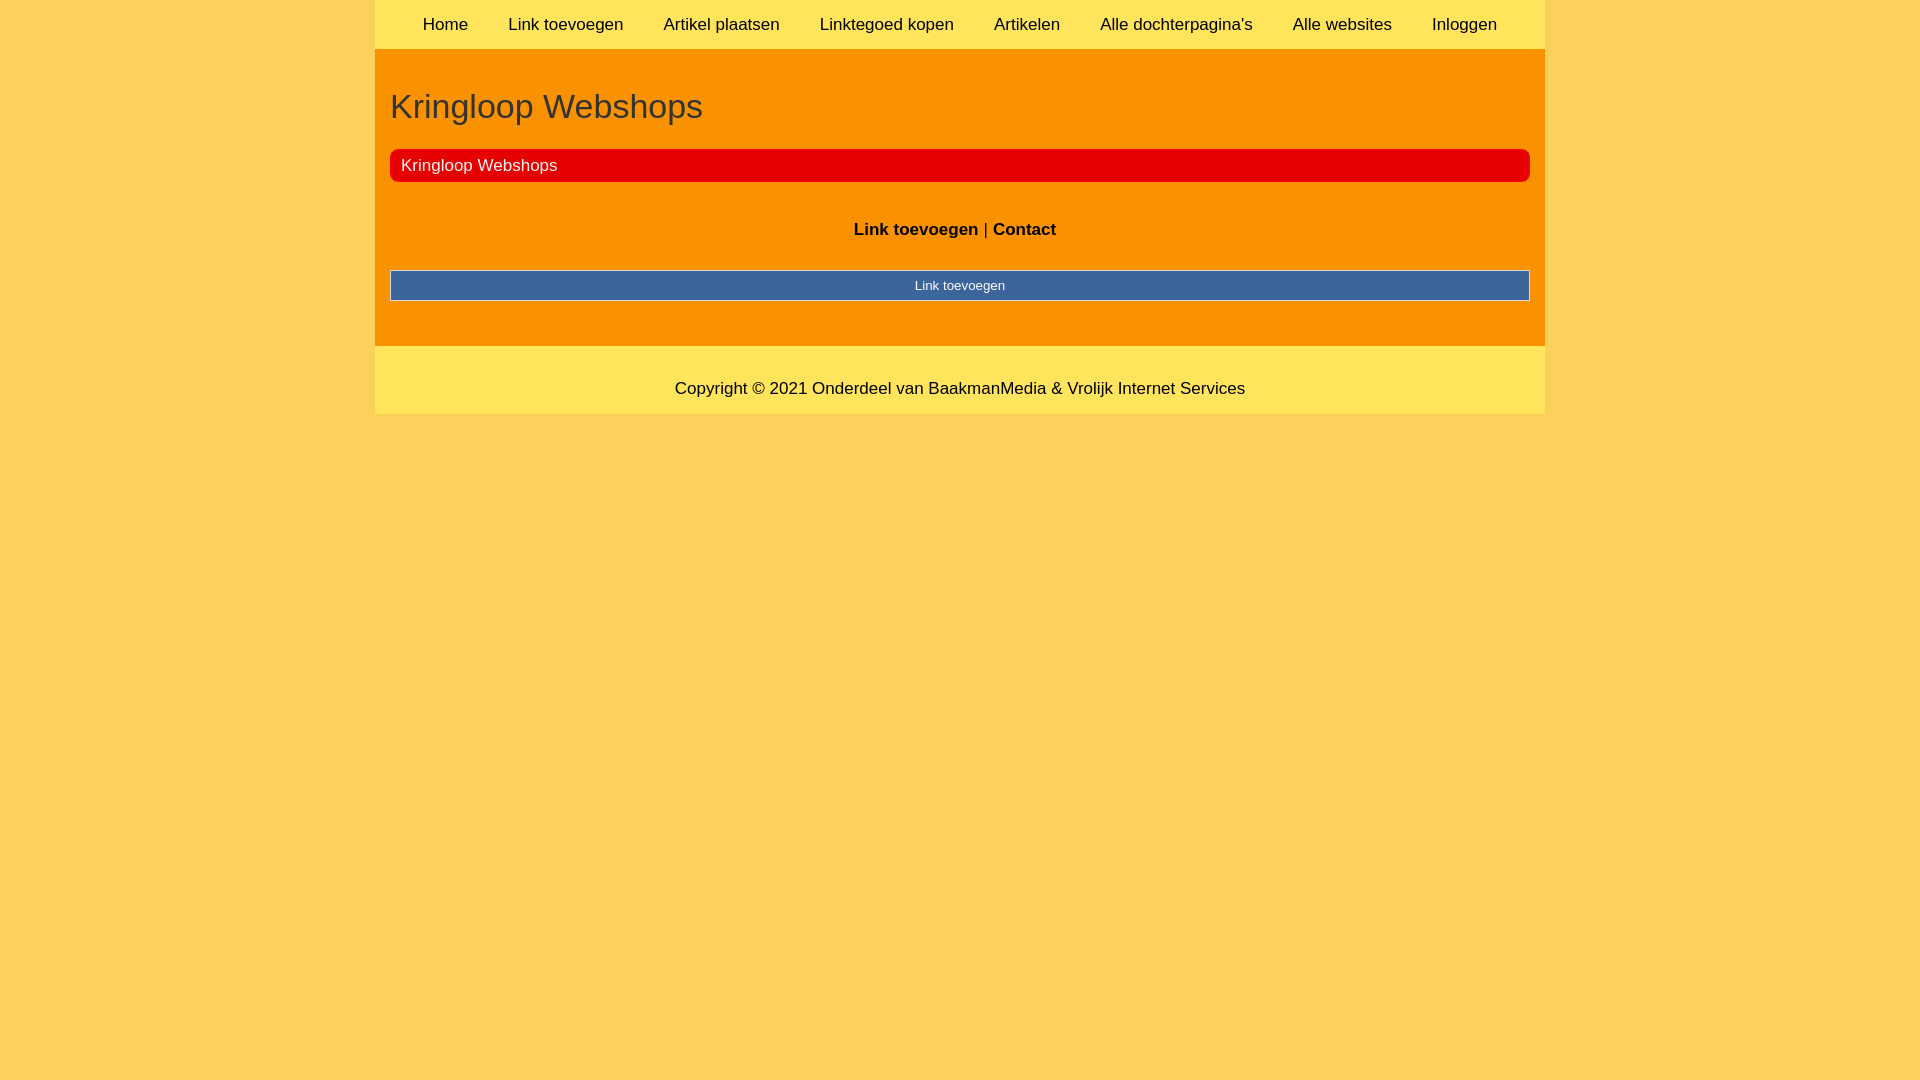 This screenshot has height=1080, width=1920. What do you see at coordinates (444, 24) in the screenshot?
I see `'Home'` at bounding box center [444, 24].